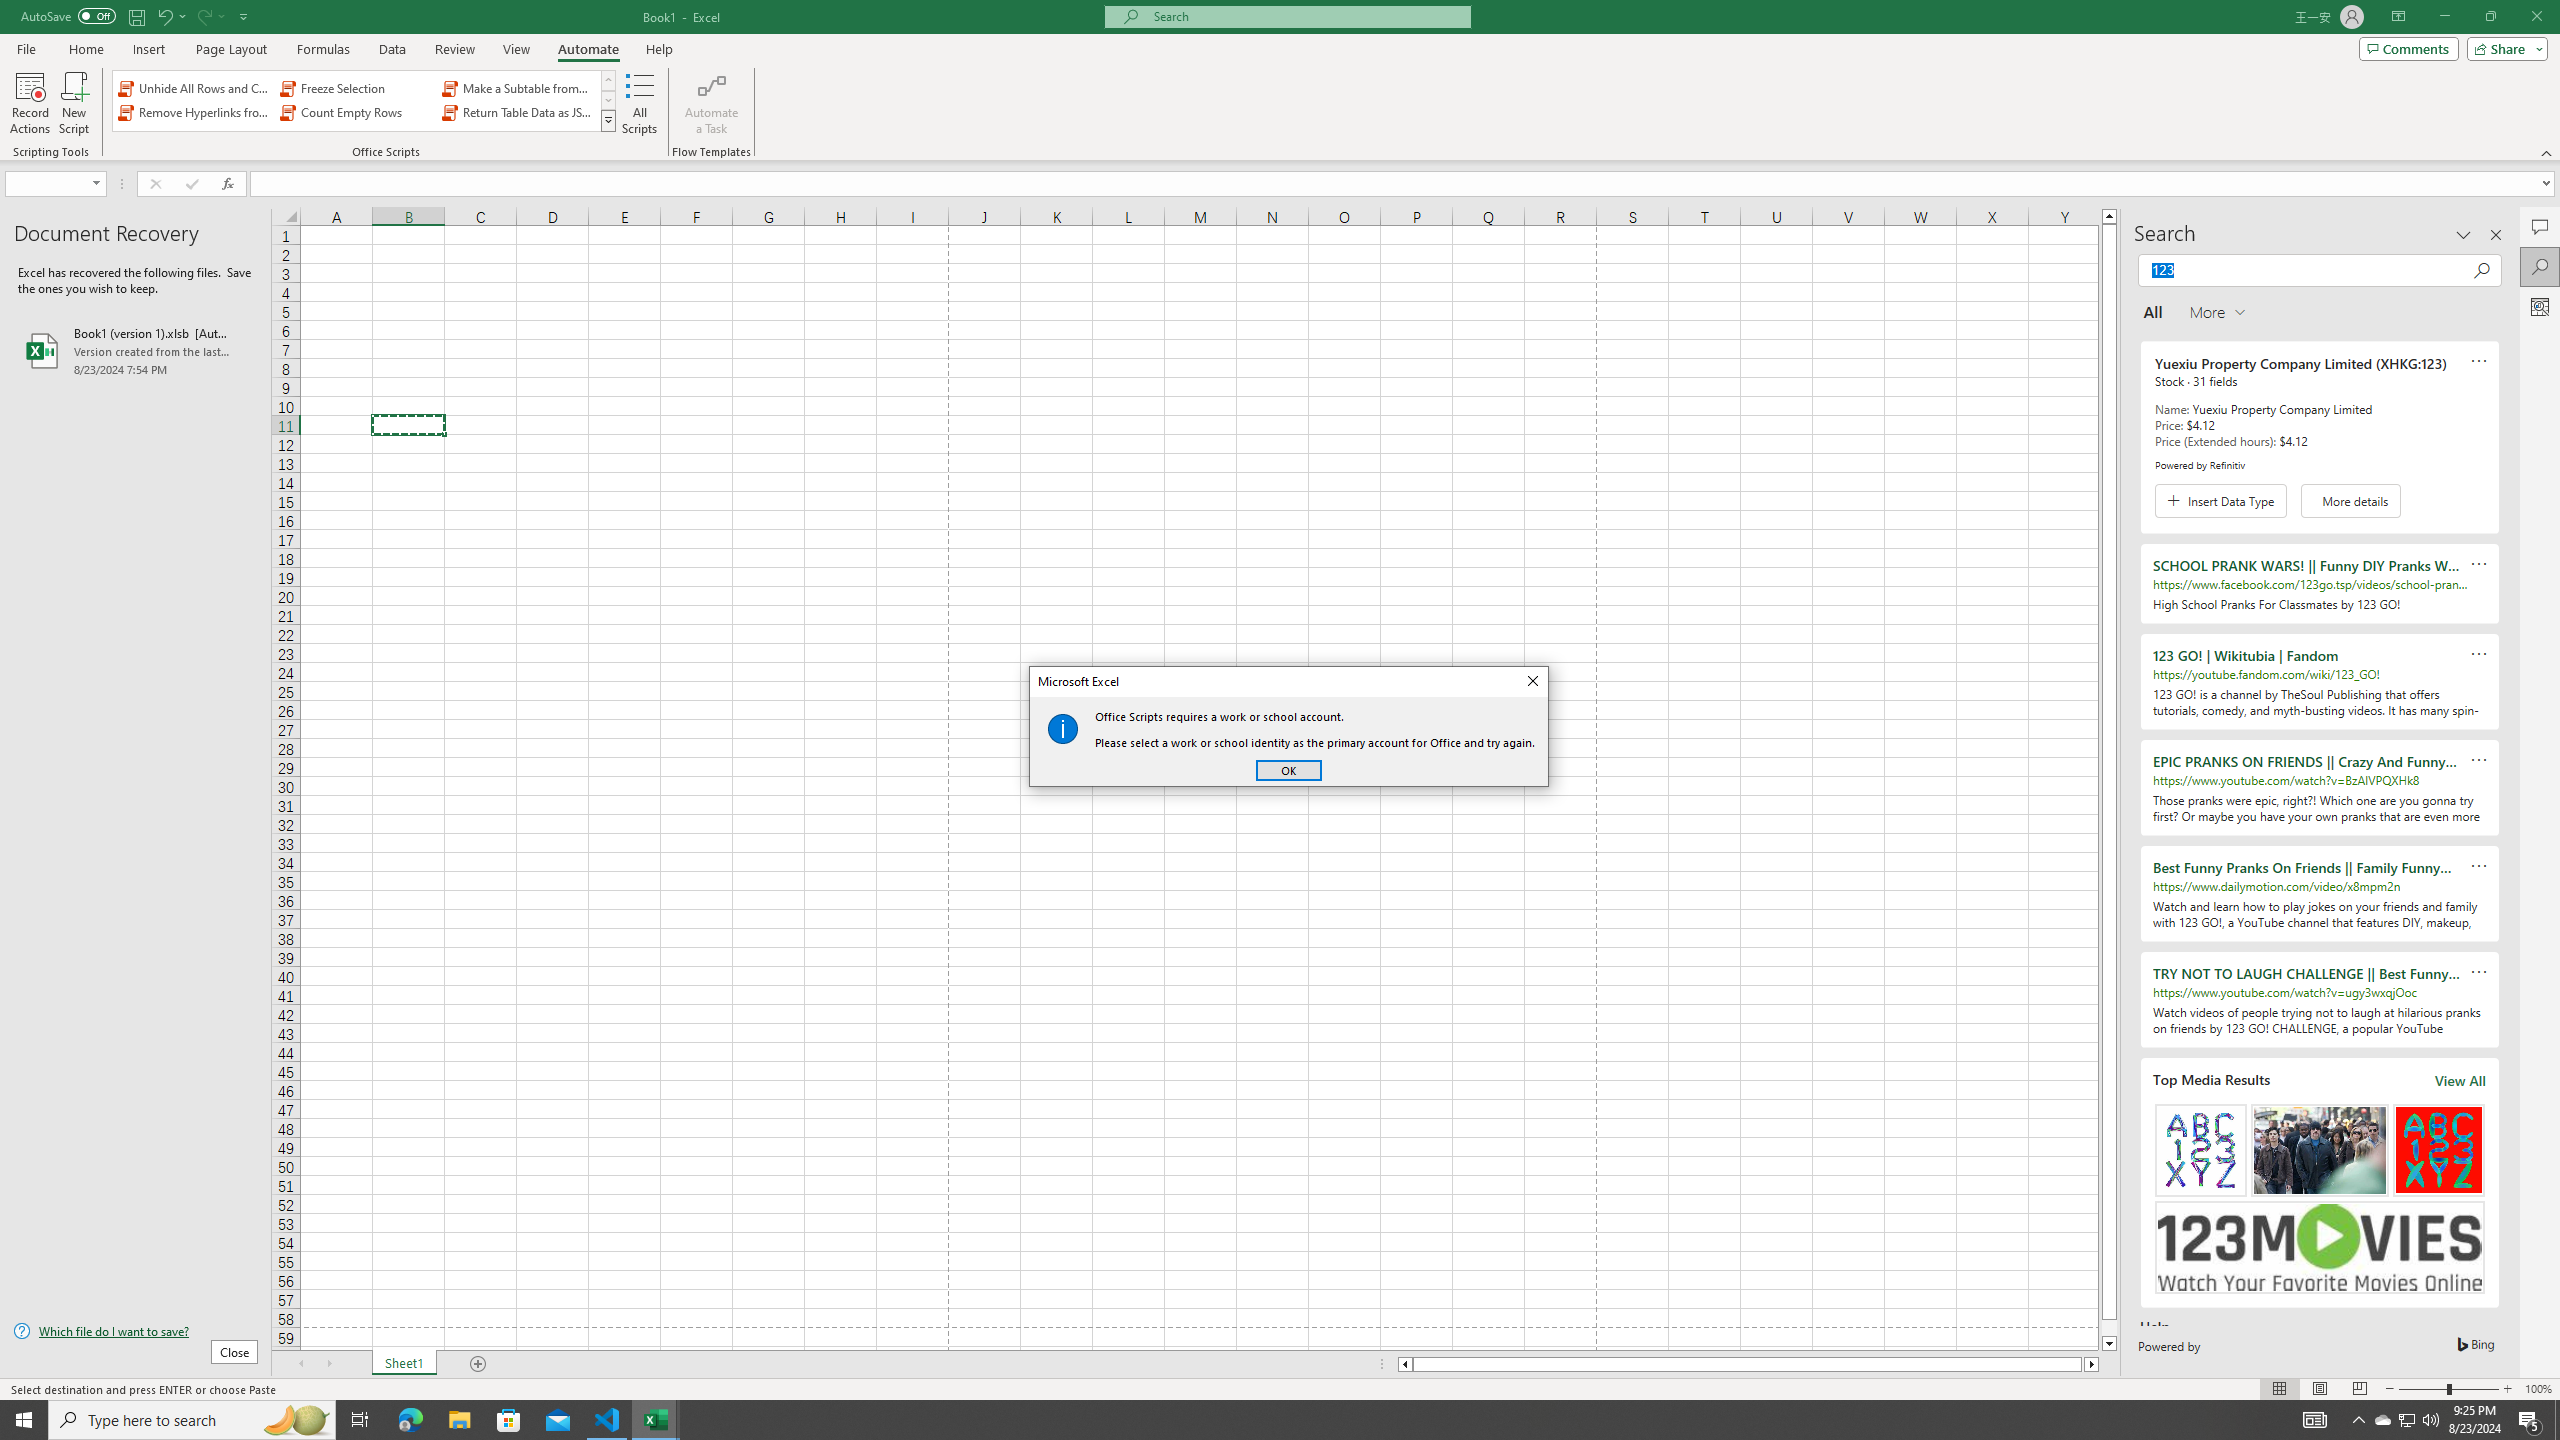 Image resolution: width=2560 pixels, height=1440 pixels. What do you see at coordinates (24, 1418) in the screenshot?
I see `'Start'` at bounding box center [24, 1418].